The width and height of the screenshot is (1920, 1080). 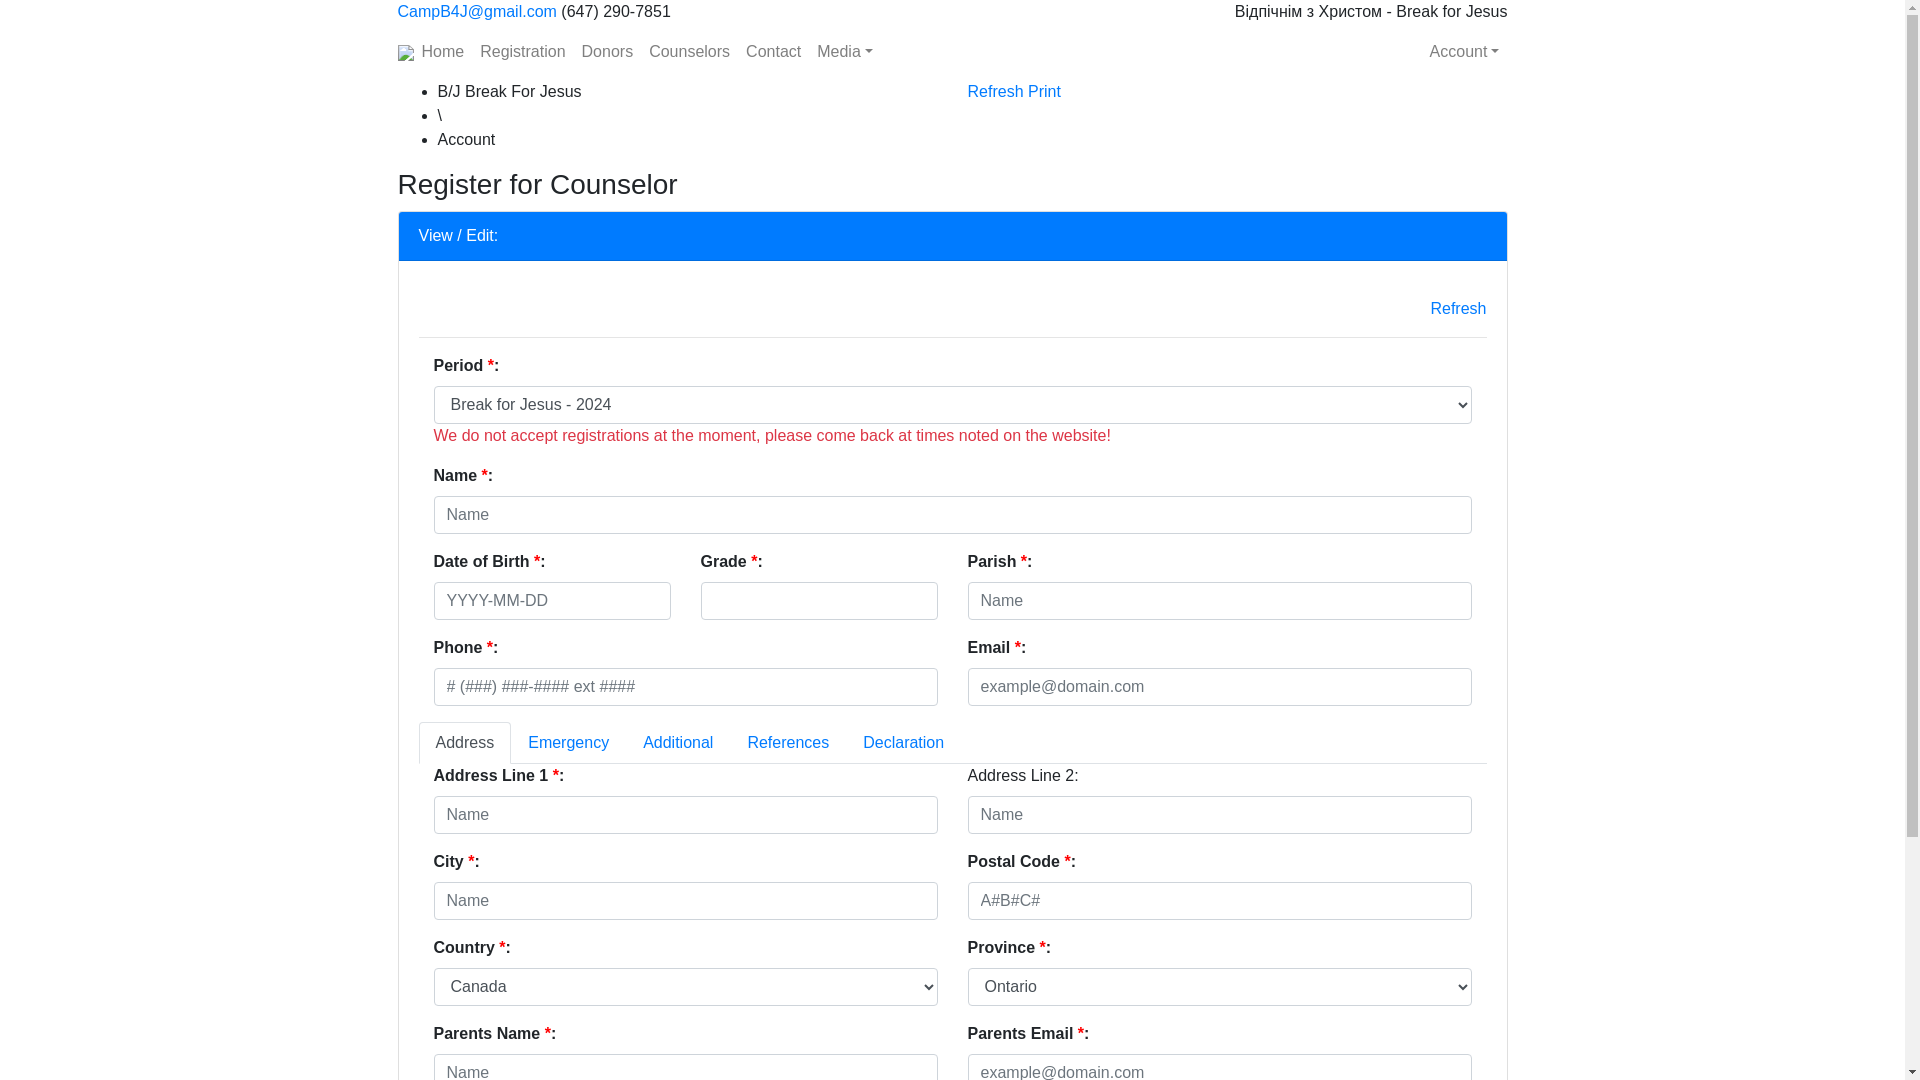 What do you see at coordinates (1458, 308) in the screenshot?
I see `'Refresh'` at bounding box center [1458, 308].